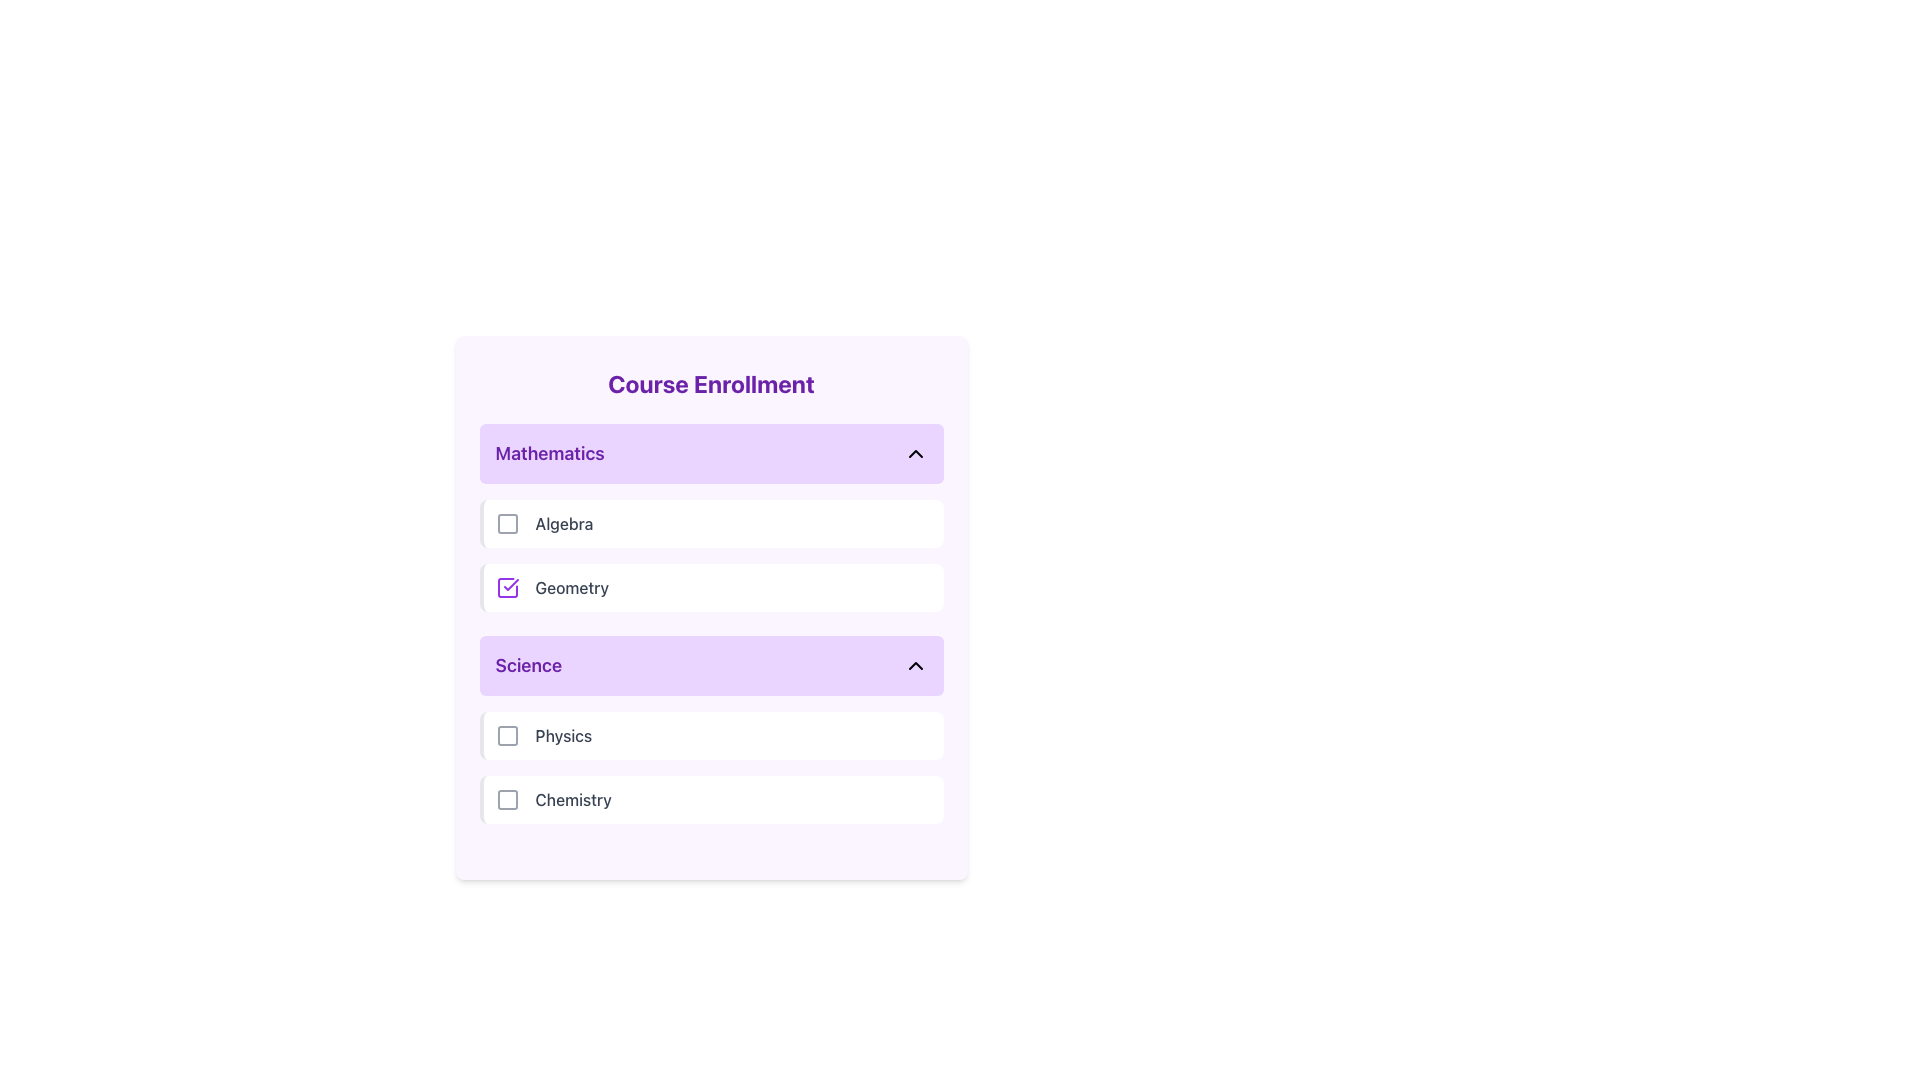 The width and height of the screenshot is (1920, 1080). What do you see at coordinates (914, 454) in the screenshot?
I see `the upward-pointing chevron icon in the top-right corner of the 'Mathematics' header` at bounding box center [914, 454].